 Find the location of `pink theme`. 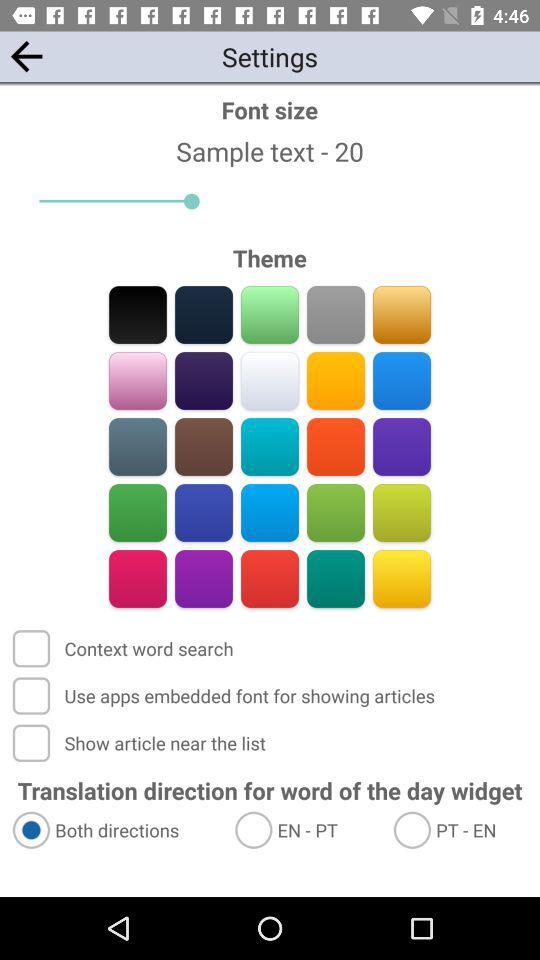

pink theme is located at coordinates (137, 380).